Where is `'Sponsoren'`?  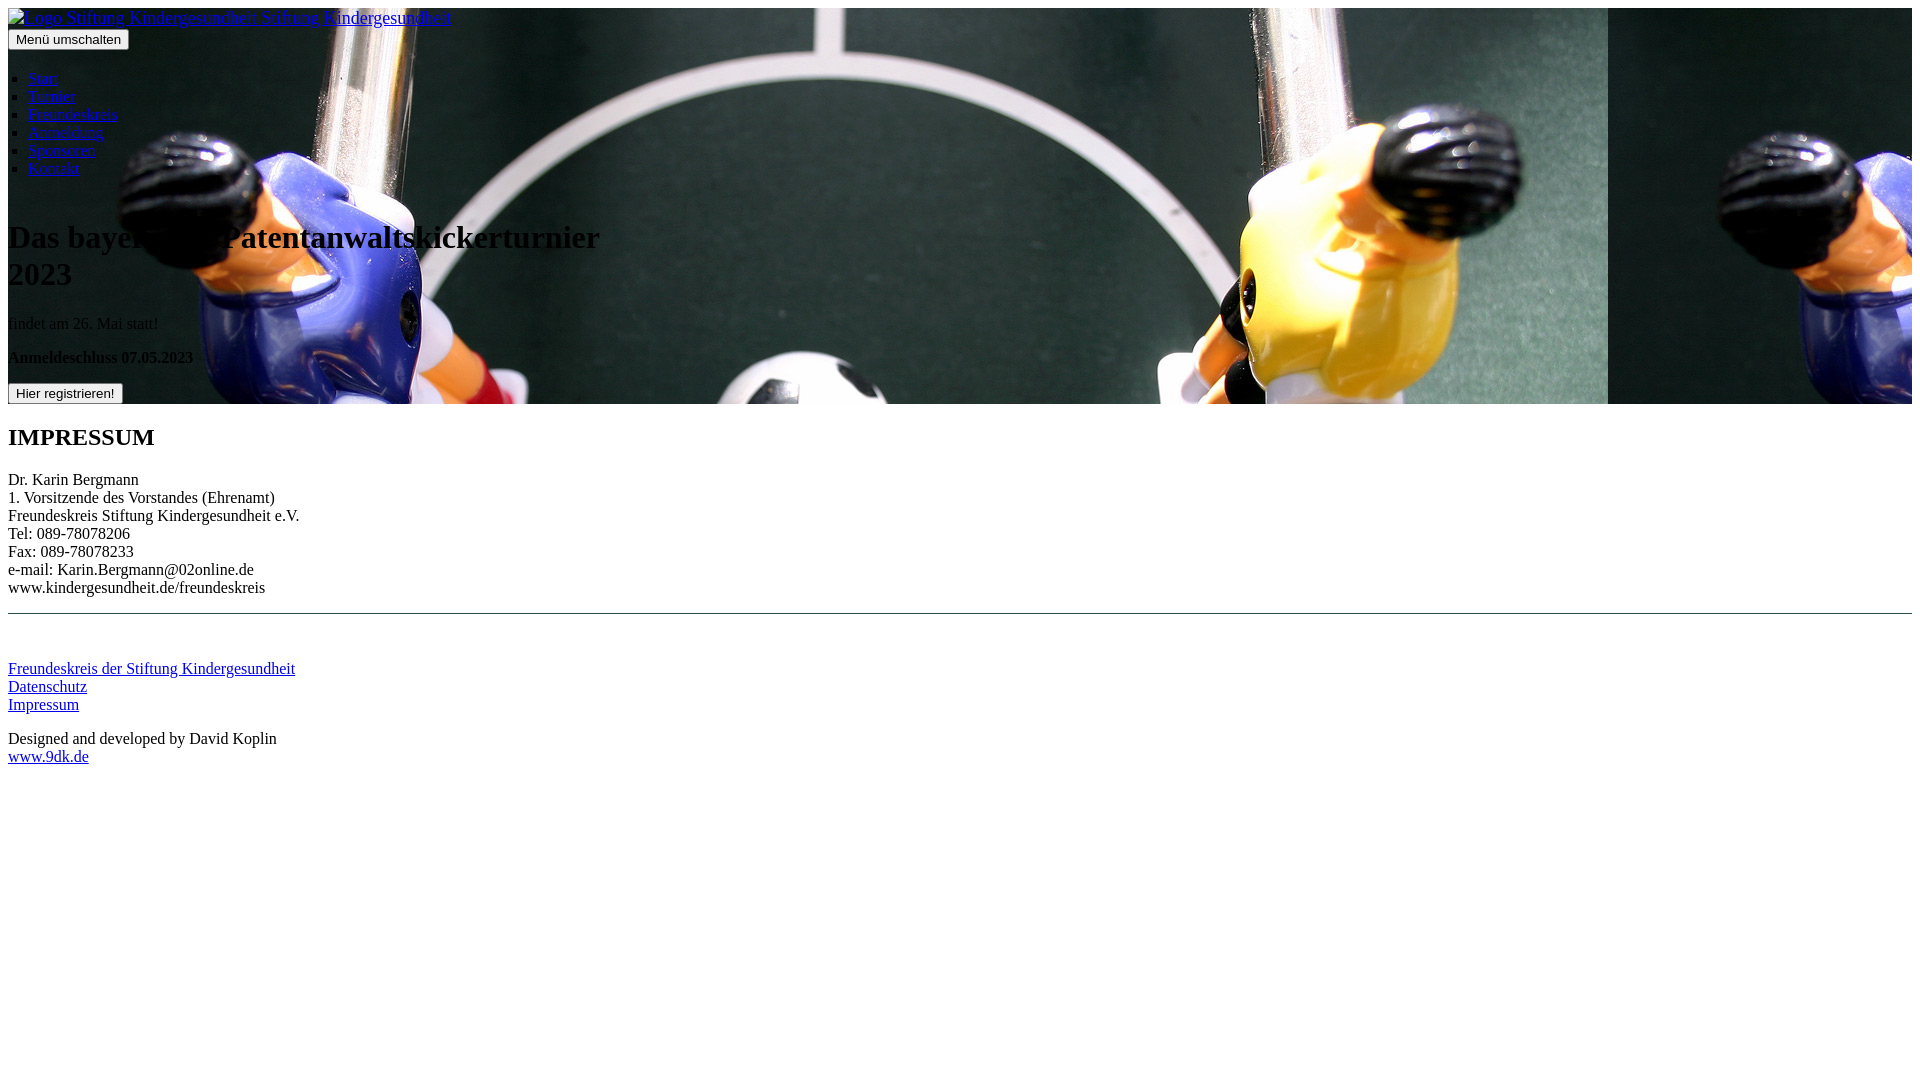 'Sponsoren' is located at coordinates (62, 149).